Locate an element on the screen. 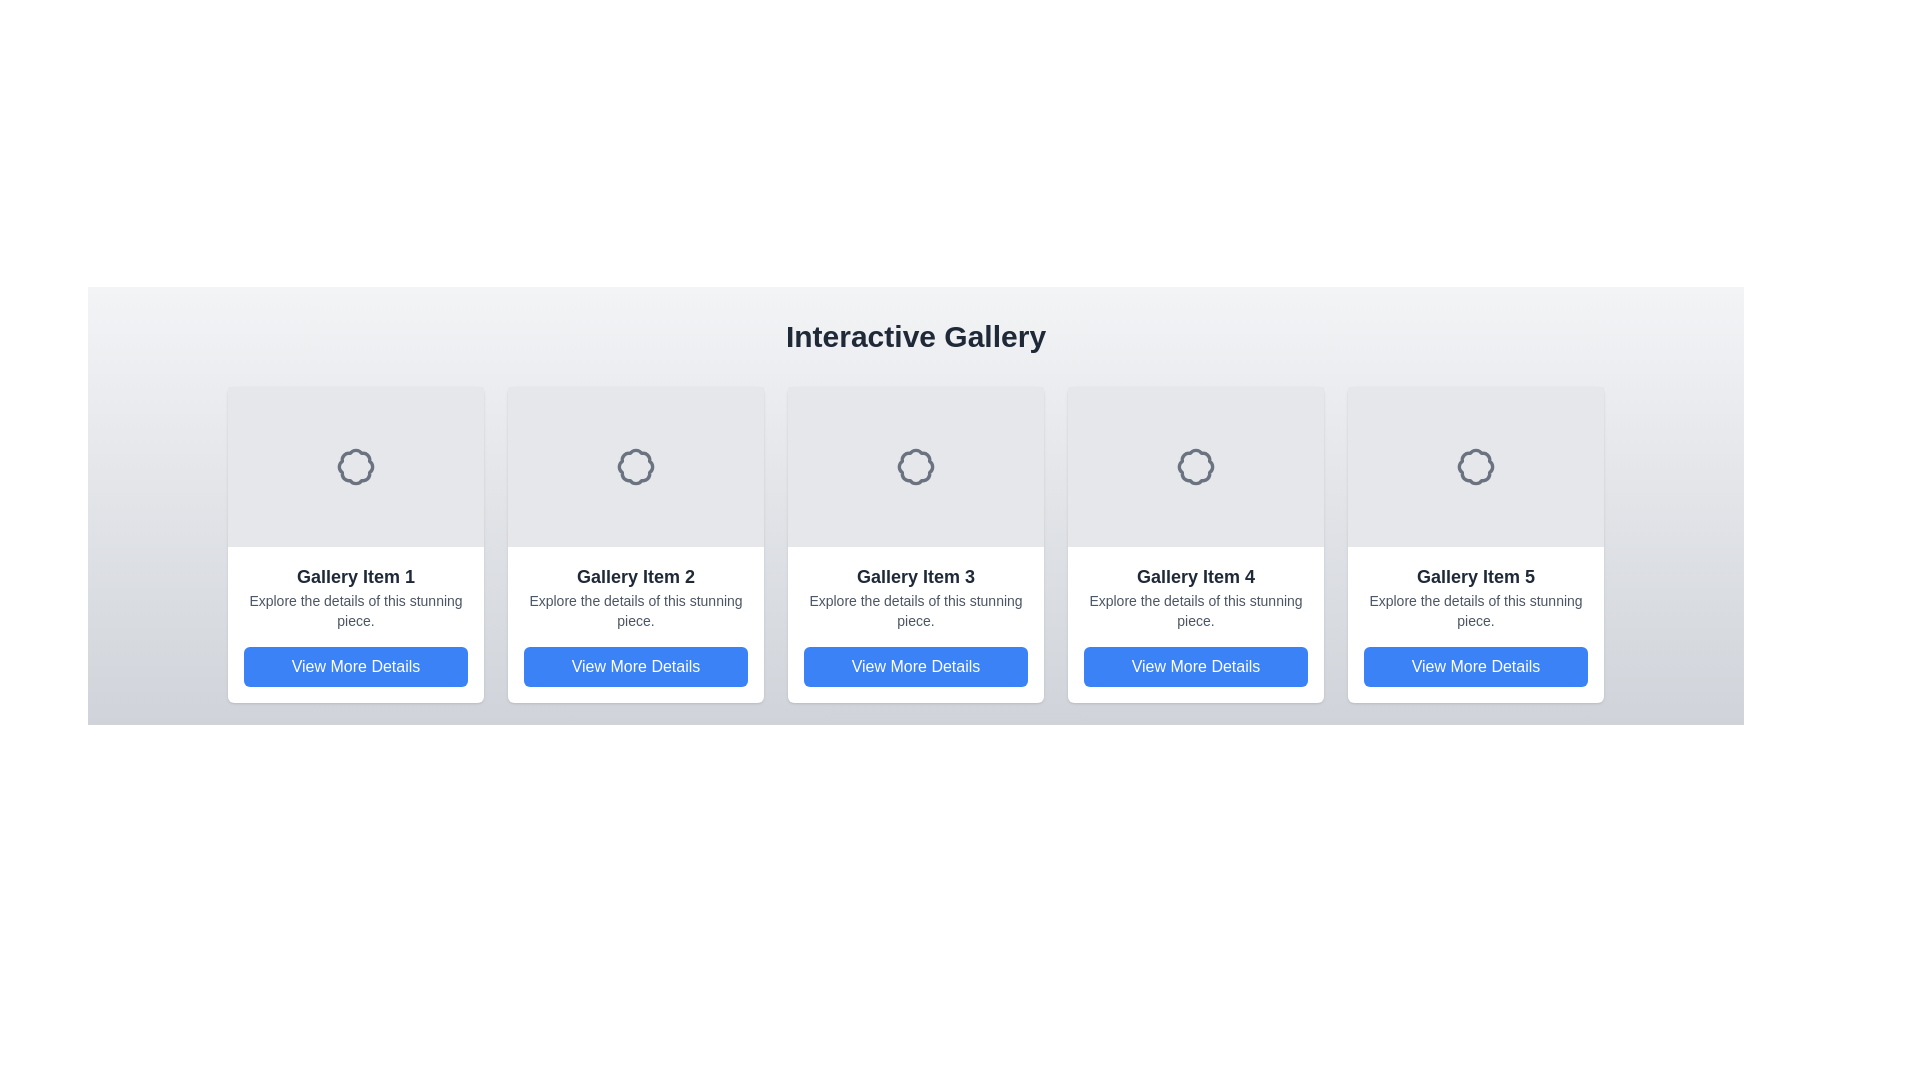  the Decorative Icon, a circular icon with a scalloped border and a light gray fill, located in the second item card of a horizontal gallery layout is located at coordinates (634, 466).